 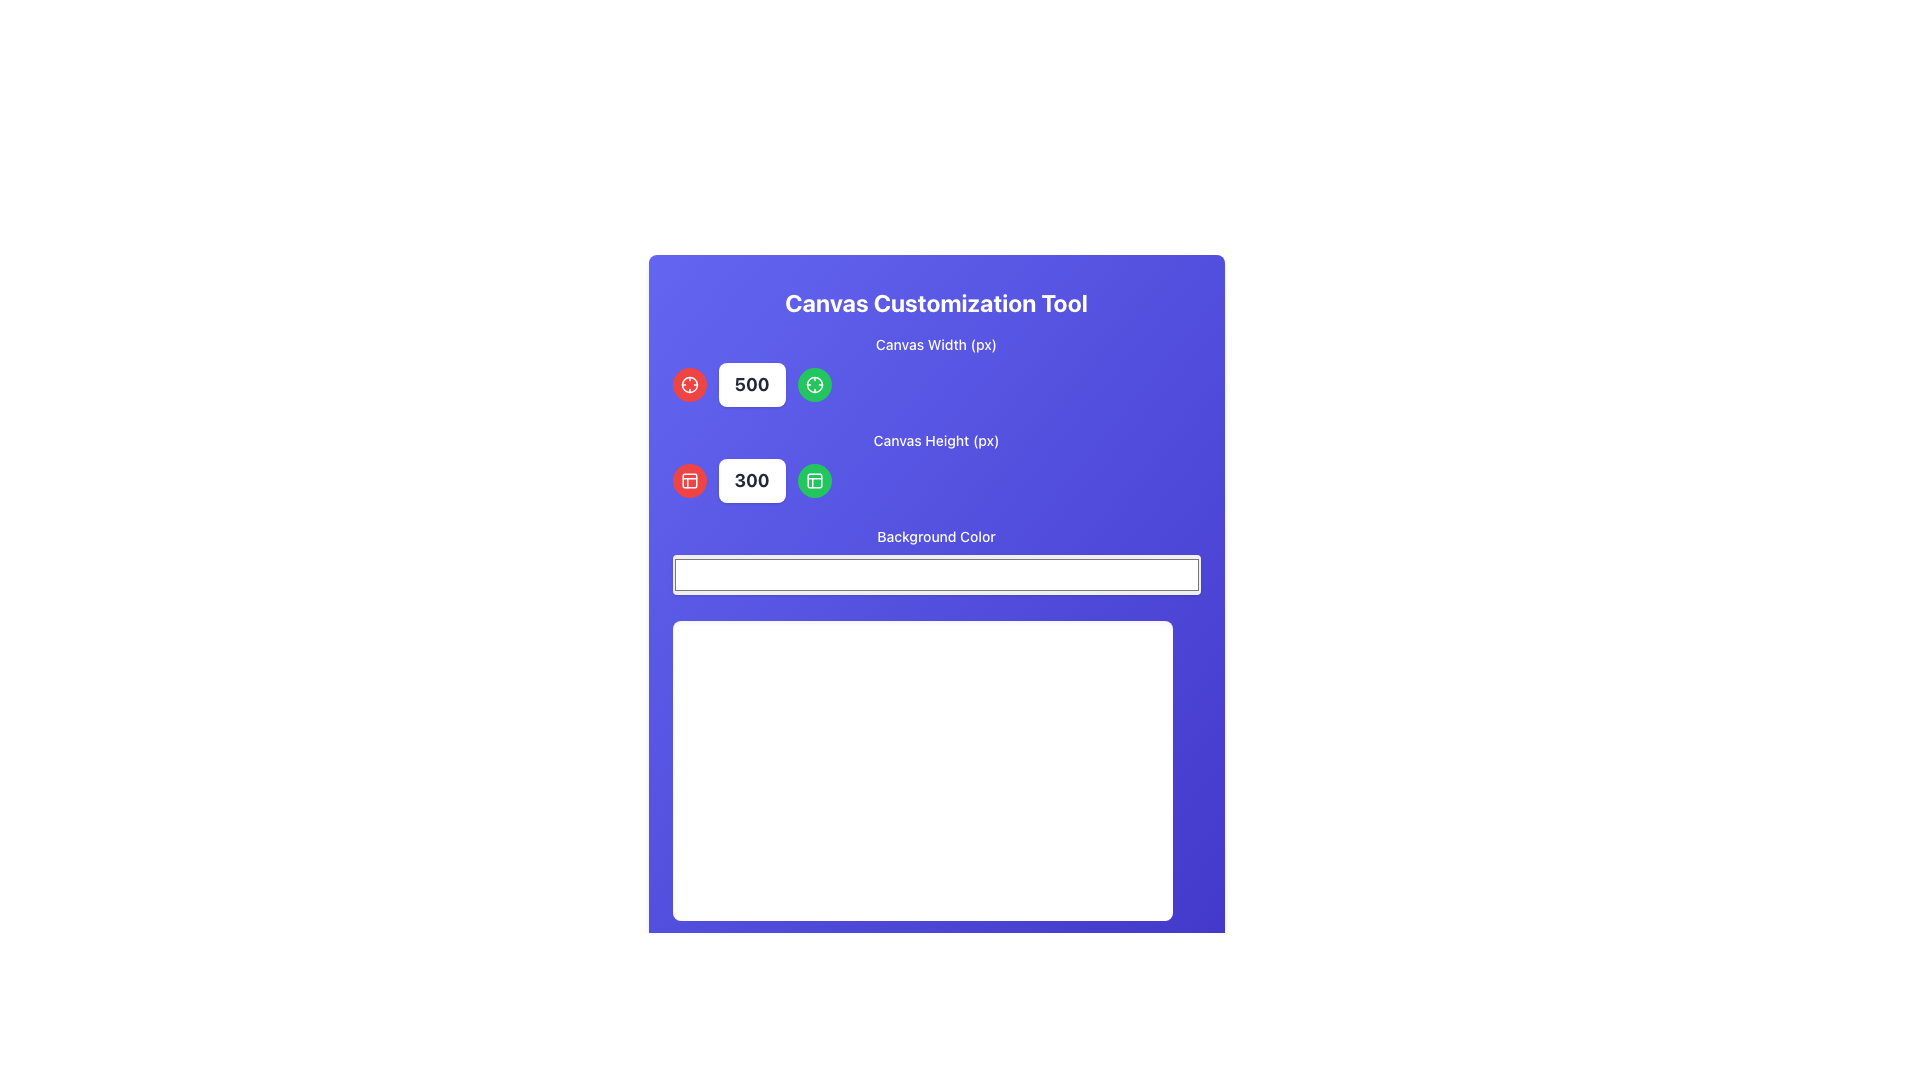 What do you see at coordinates (935, 343) in the screenshot?
I see `text label that displays 'Canvas Width (px)', which is a small font styled element located above the number input field showing the value 500` at bounding box center [935, 343].